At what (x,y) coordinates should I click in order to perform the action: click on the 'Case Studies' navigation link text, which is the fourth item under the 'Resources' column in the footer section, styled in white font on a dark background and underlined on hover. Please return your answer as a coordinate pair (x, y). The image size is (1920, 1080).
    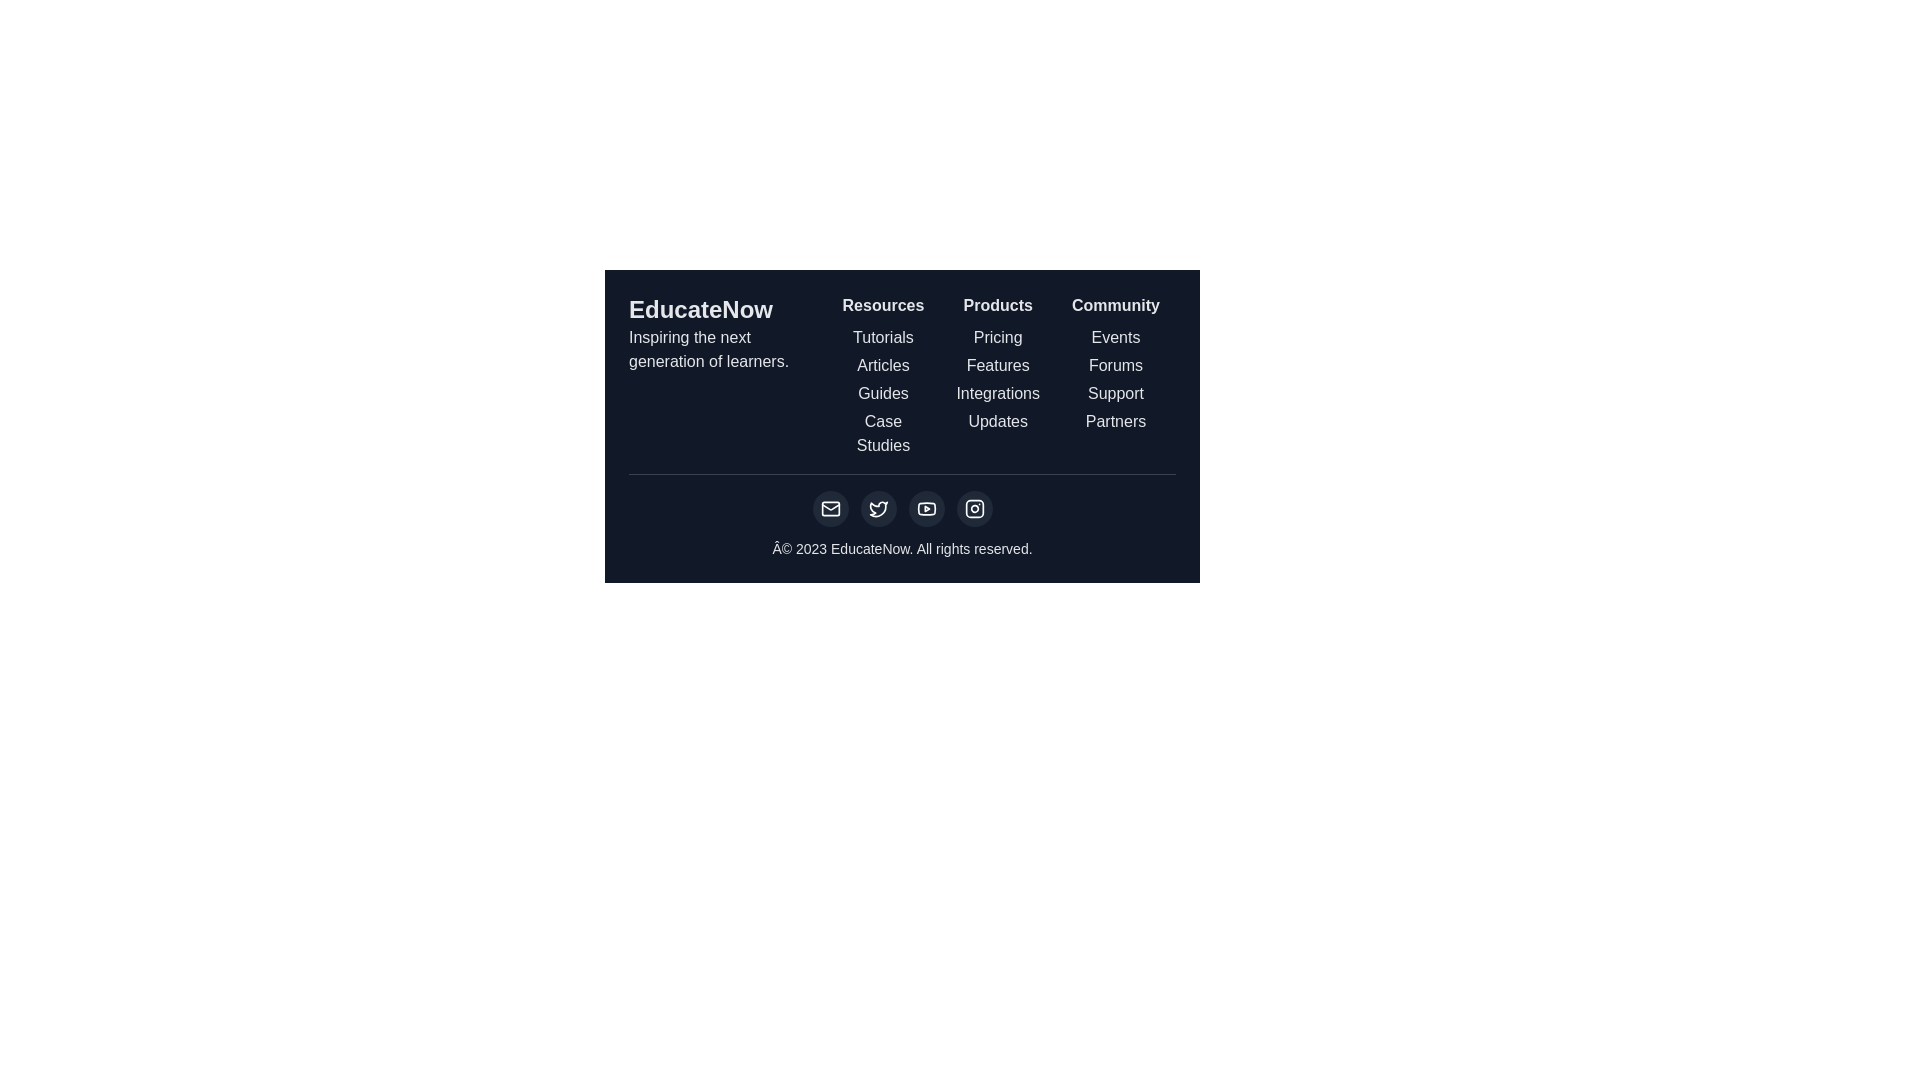
    Looking at the image, I should click on (882, 433).